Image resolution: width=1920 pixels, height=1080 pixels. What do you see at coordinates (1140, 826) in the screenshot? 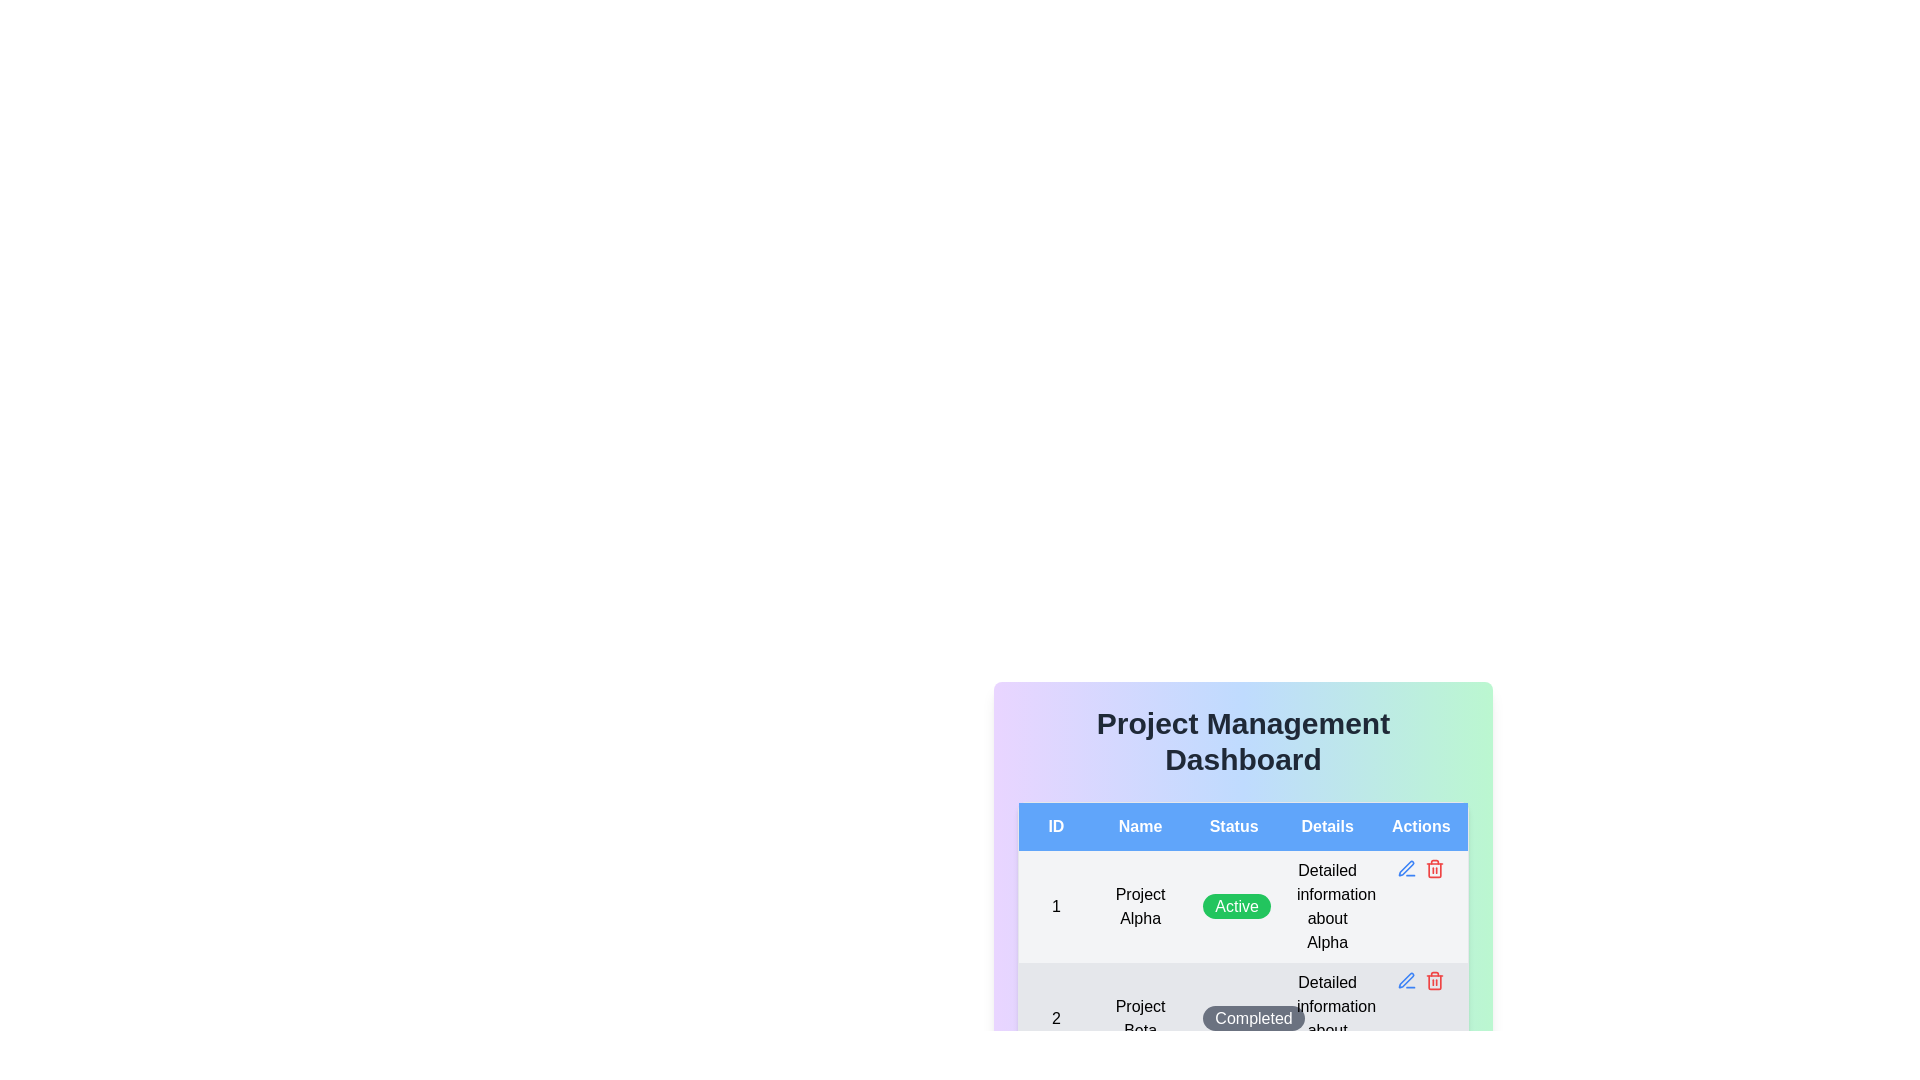
I see `the table header cell with a blue background and white text that displays the word 'Name', which is the second header in the row of column headers` at bounding box center [1140, 826].